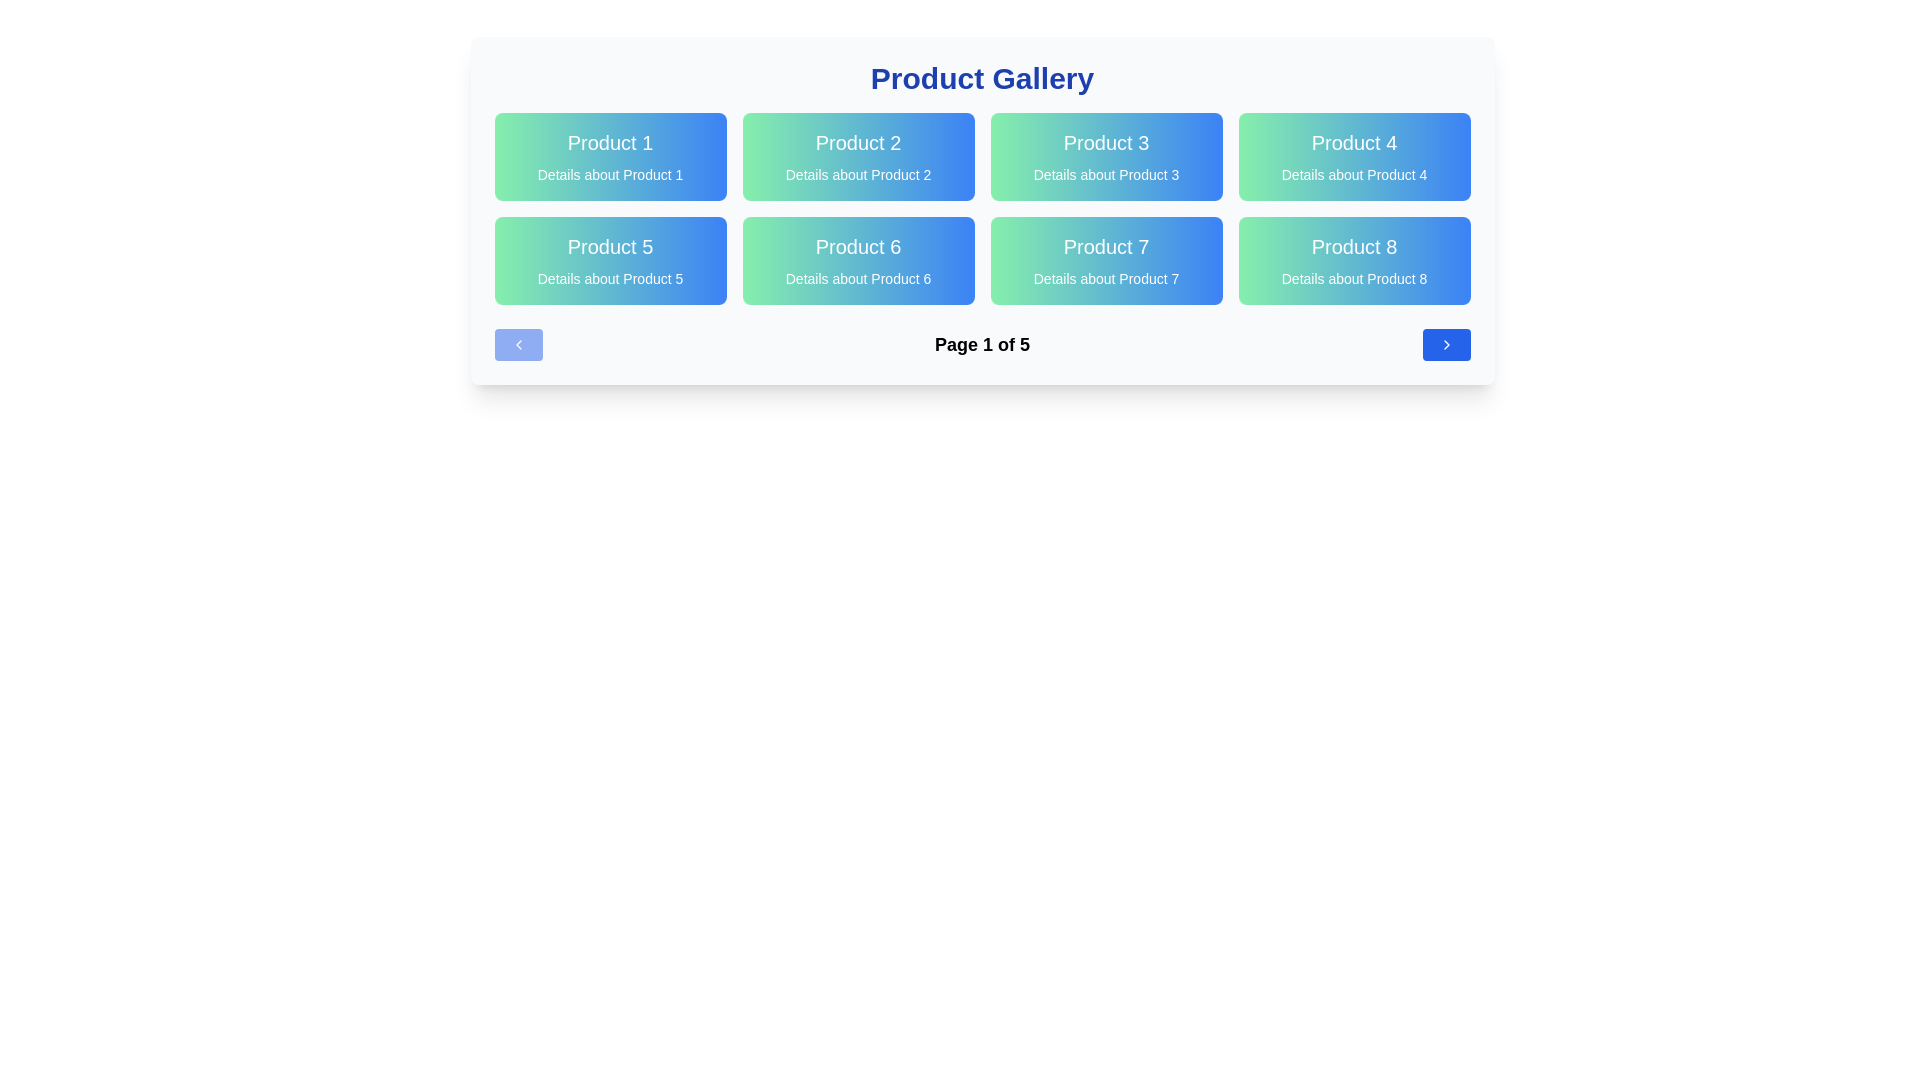  Describe the element at coordinates (1354, 245) in the screenshot. I see `the static text element displaying the product name located in the bottom-right card of a 2x4 grid layout` at that location.